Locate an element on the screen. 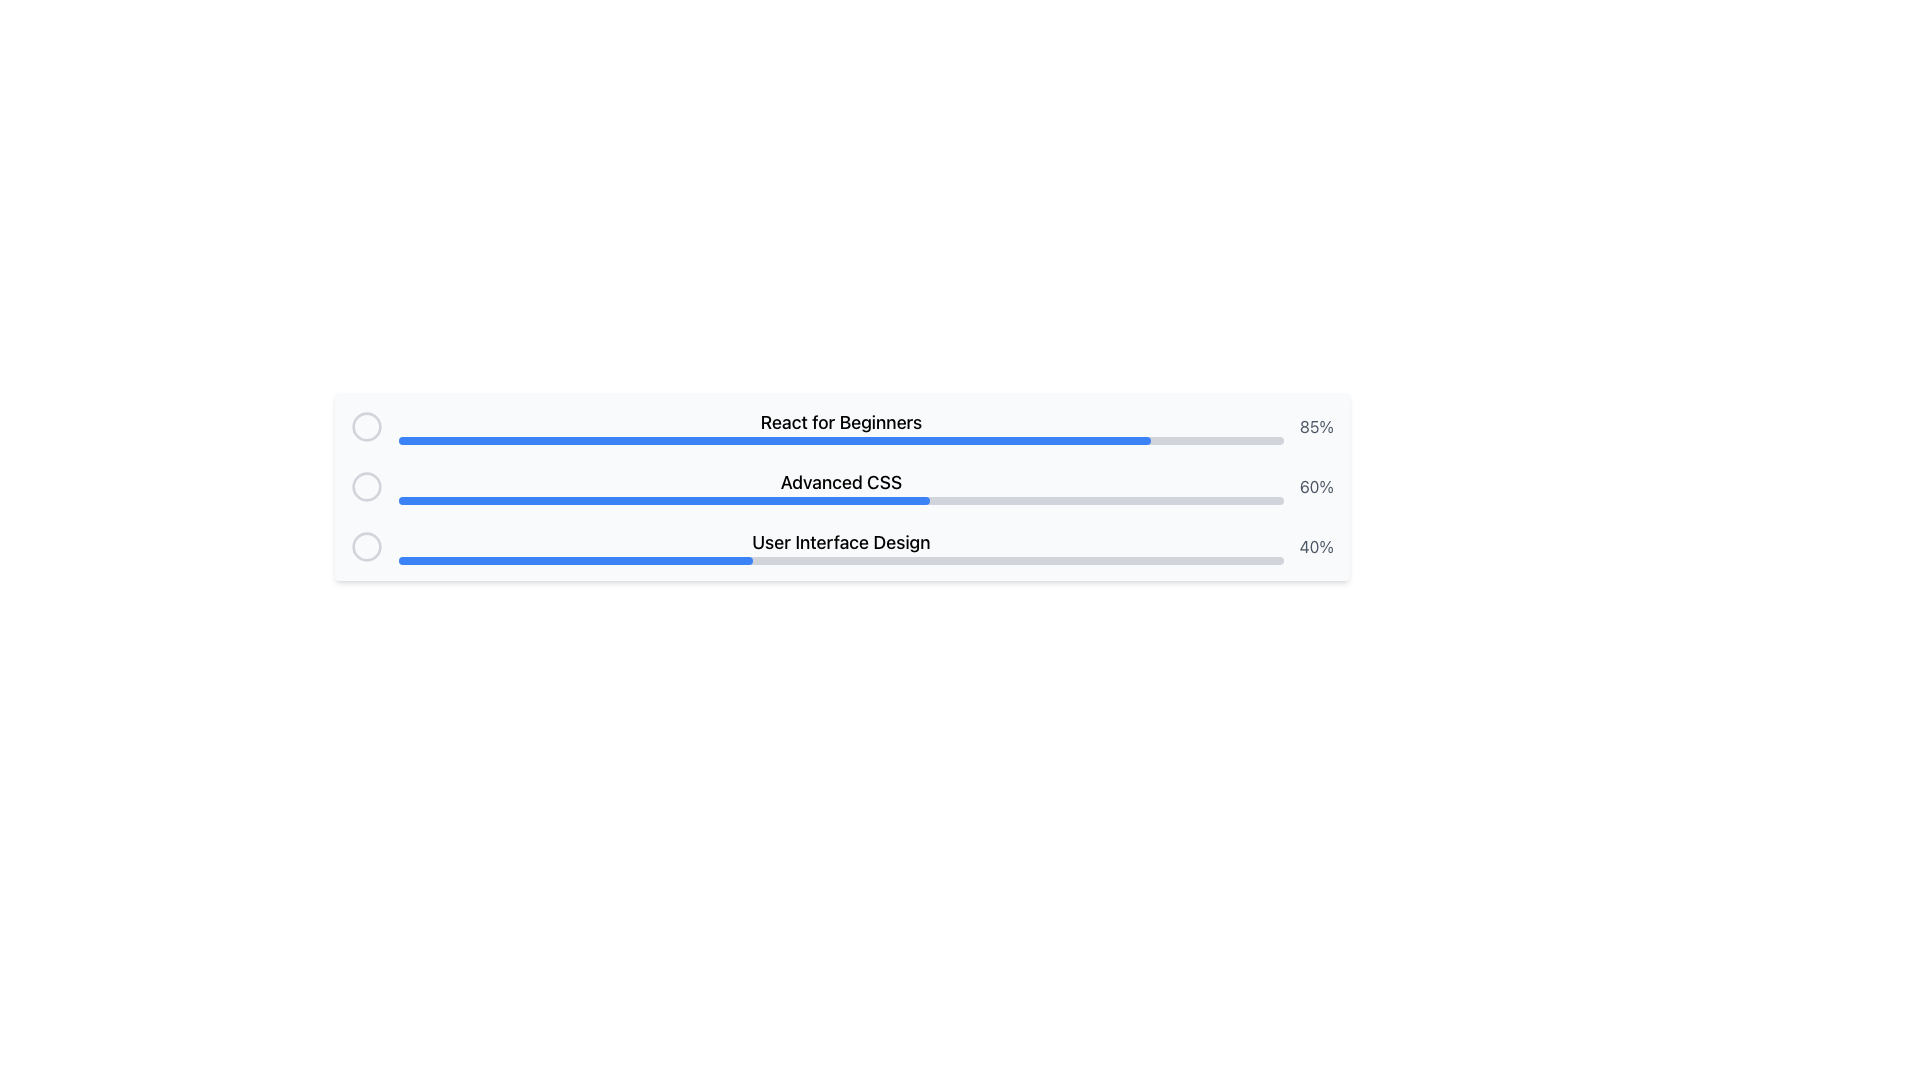 The height and width of the screenshot is (1080, 1920). the first radio button located at the upper-left corner of the list interface, aligned with the first progress bar labeled 'React for Beginners' is located at coordinates (366, 426).